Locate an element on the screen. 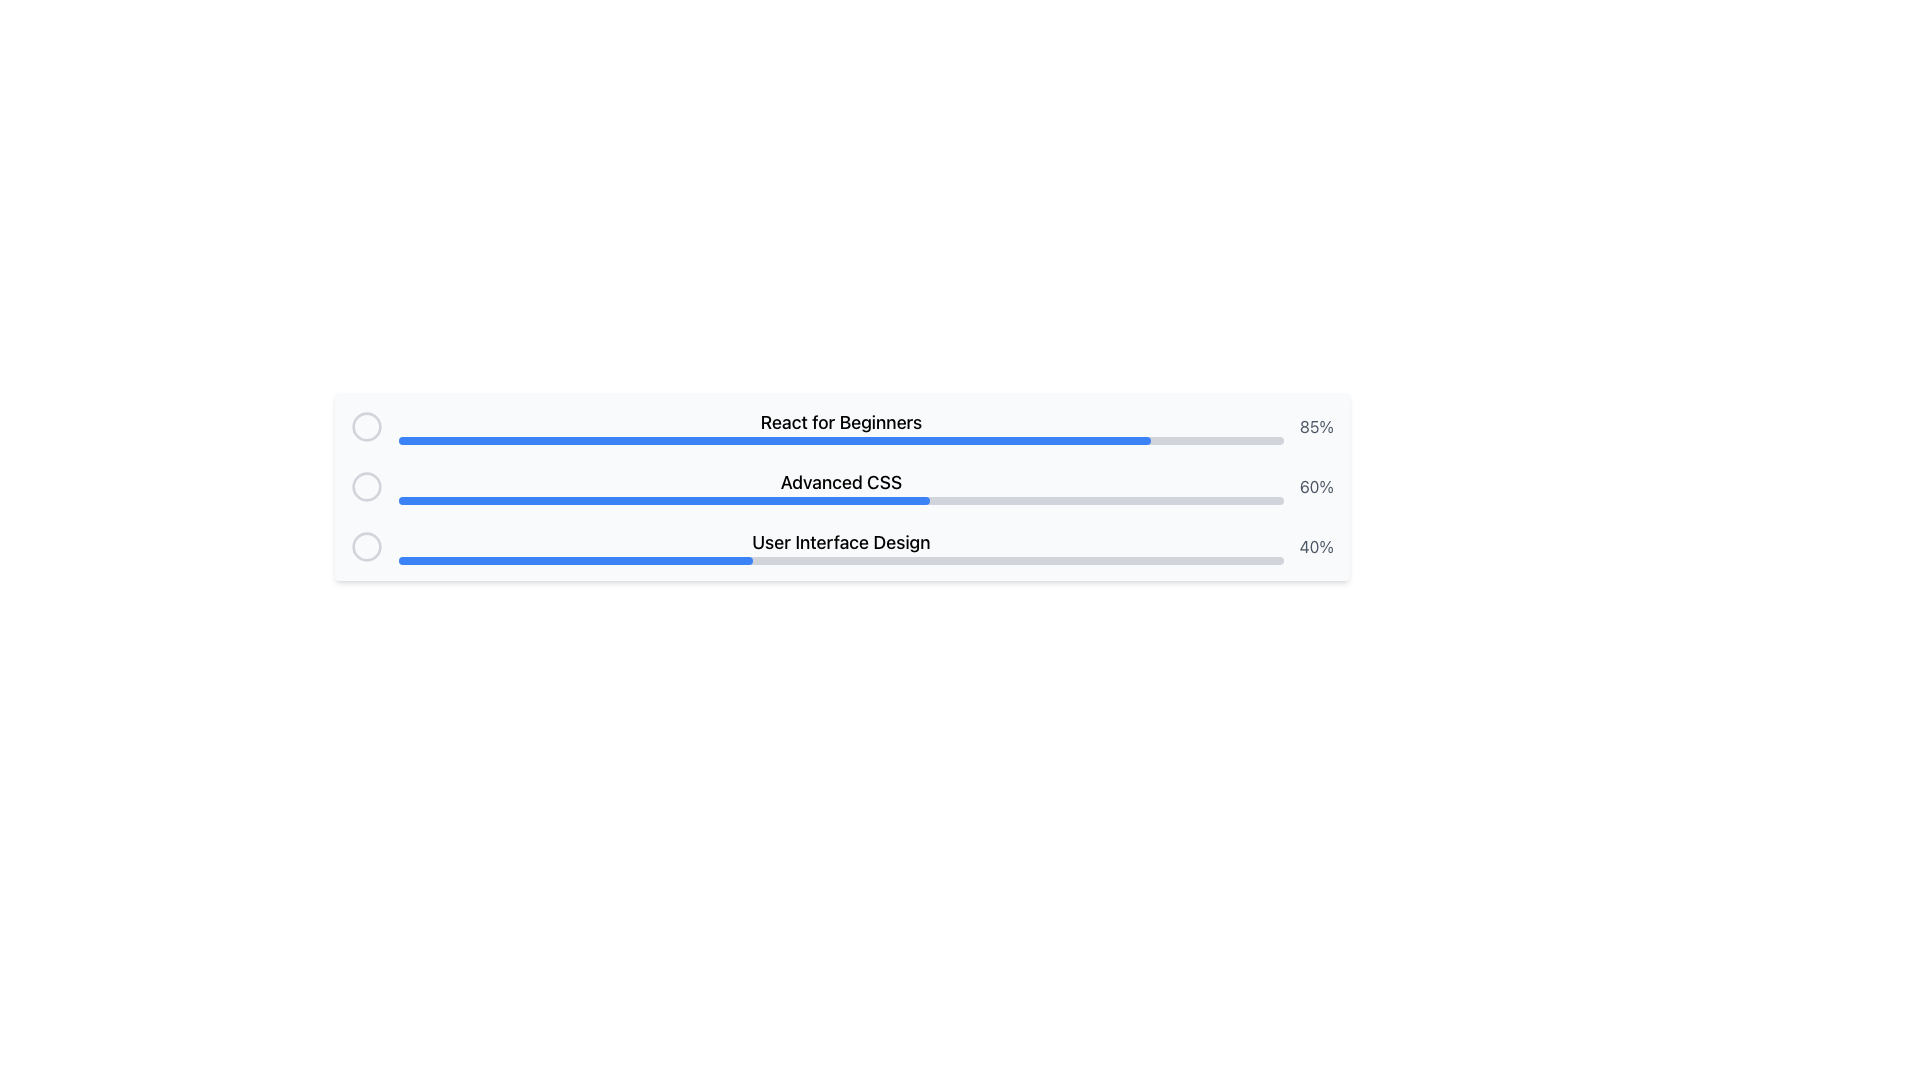 The height and width of the screenshot is (1080, 1920). the first radio button located at the upper-left corner of the list interface, aligned with the first progress bar labeled 'React for Beginners' is located at coordinates (366, 426).